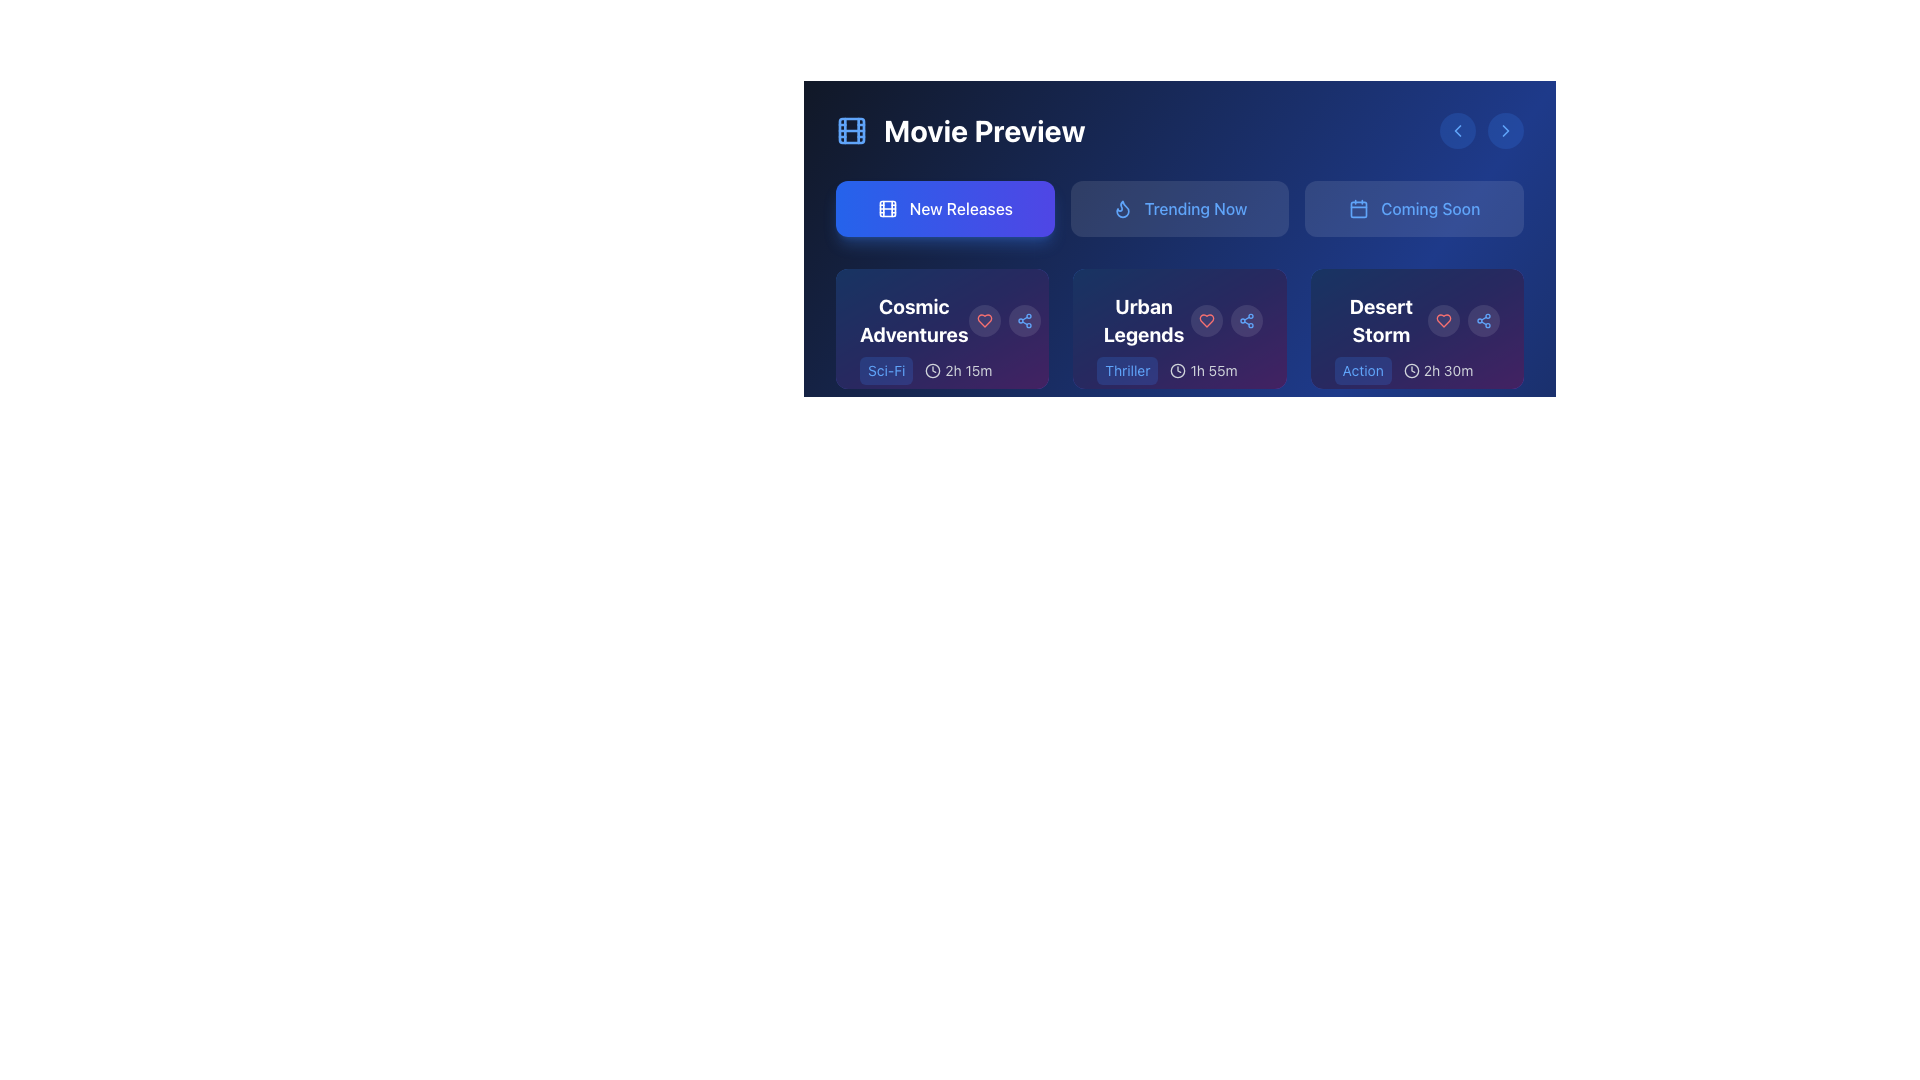 The width and height of the screenshot is (1920, 1080). I want to click on the film reel icon located to the far left of the header section, adjacent to the 'Movie Preview' text, so click(851, 131).